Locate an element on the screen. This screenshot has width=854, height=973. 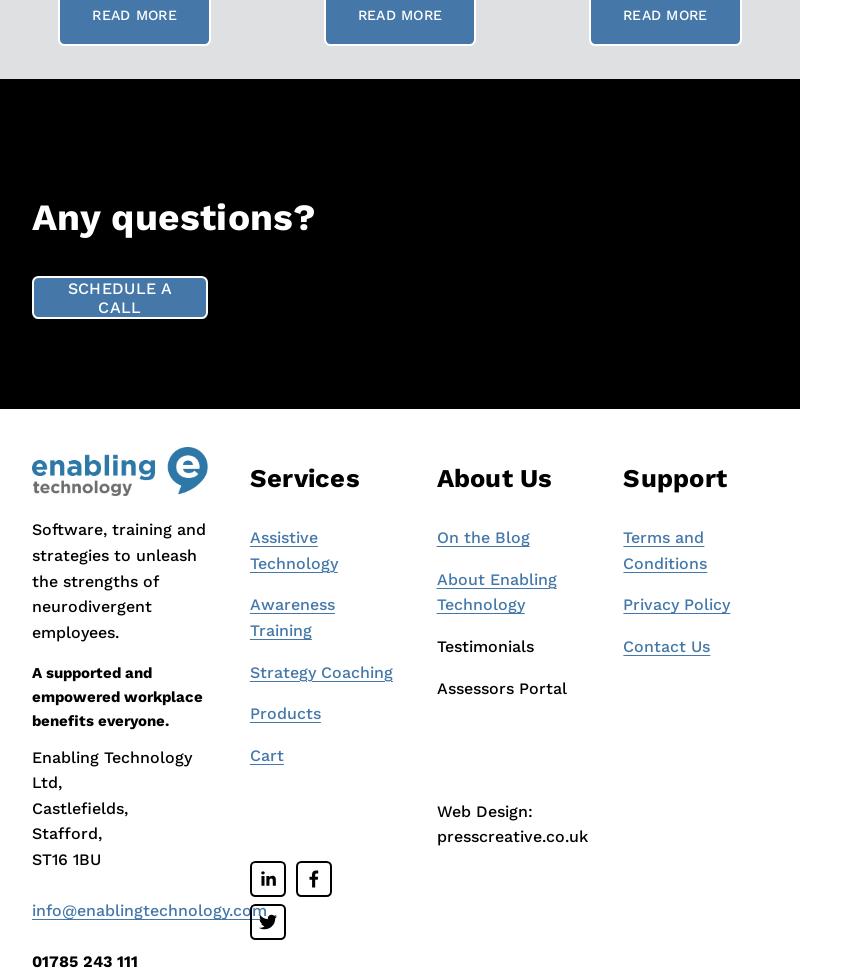
'Software, training and strategies to unleash the strengths of neurodivergent employees.' is located at coordinates (121, 580).